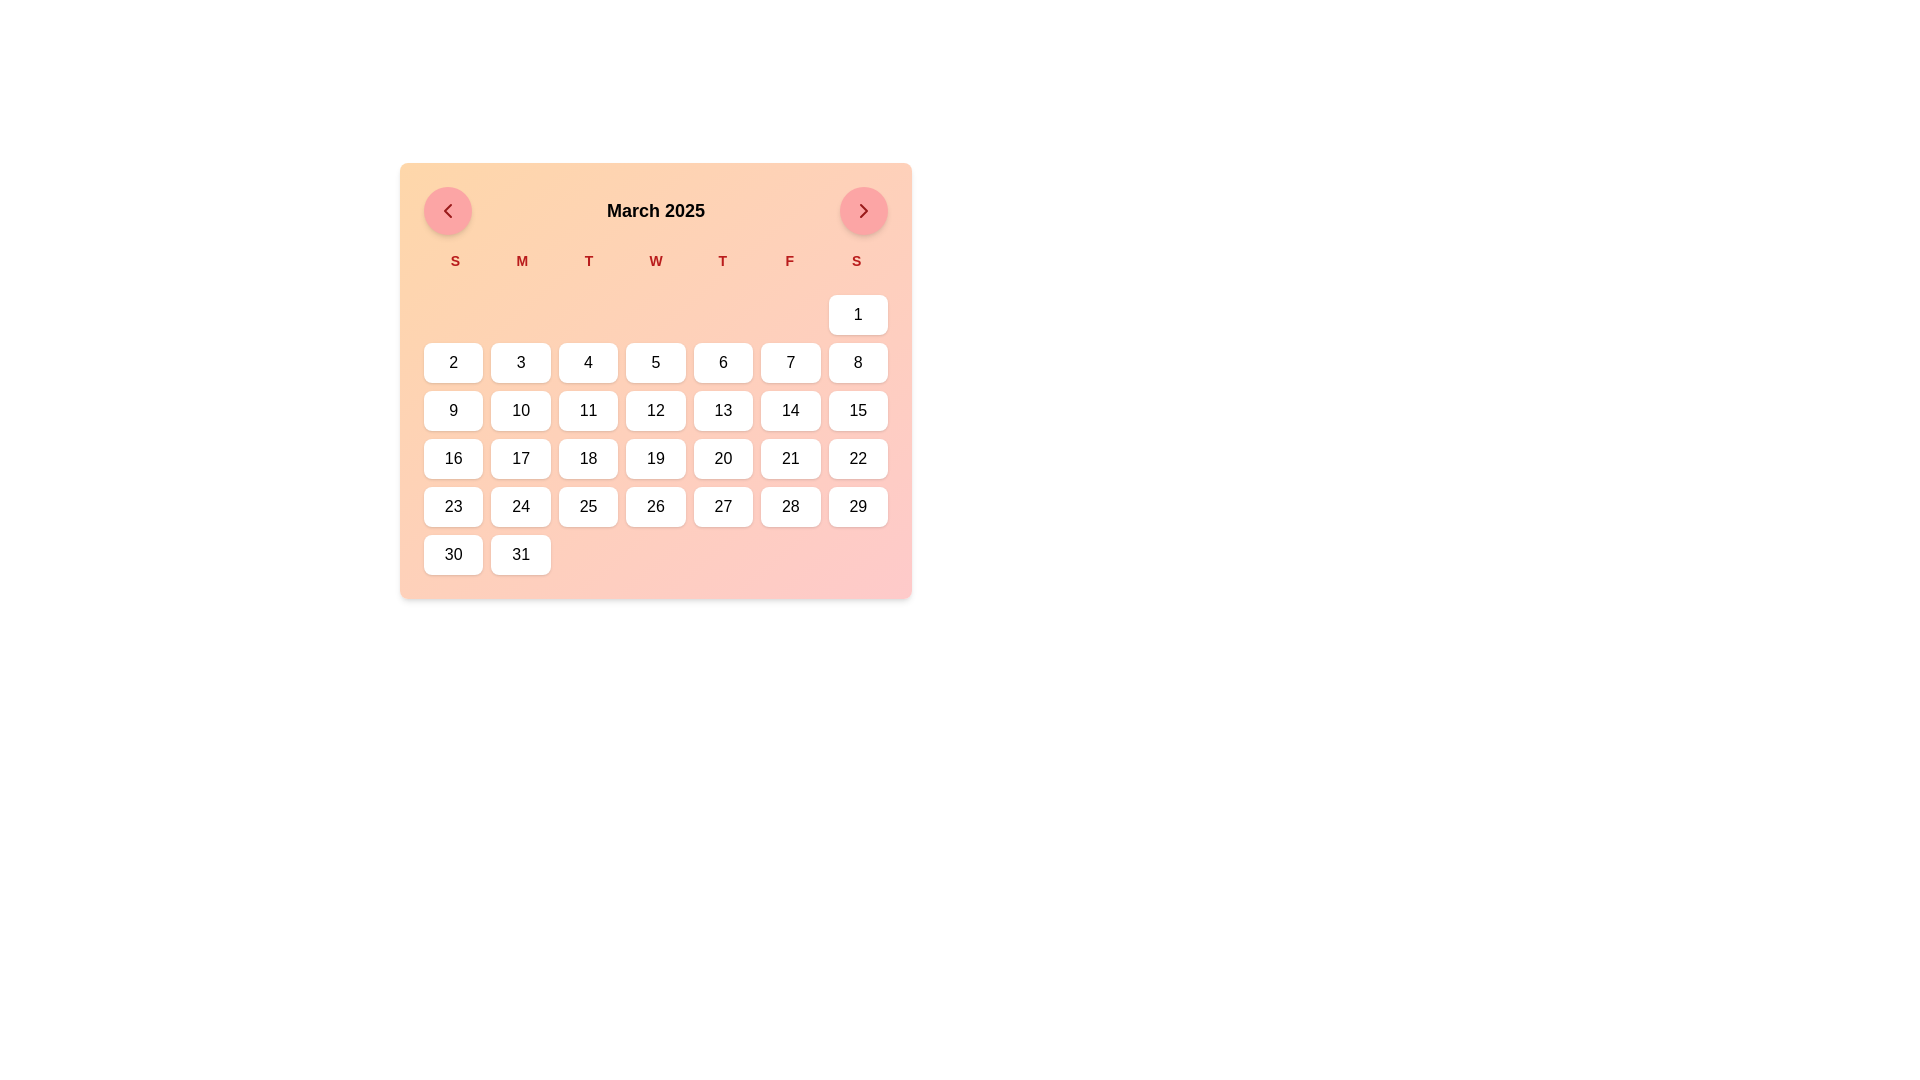 The width and height of the screenshot is (1920, 1080). I want to click on the button representing the date '16' in the calendar interface, so click(452, 459).